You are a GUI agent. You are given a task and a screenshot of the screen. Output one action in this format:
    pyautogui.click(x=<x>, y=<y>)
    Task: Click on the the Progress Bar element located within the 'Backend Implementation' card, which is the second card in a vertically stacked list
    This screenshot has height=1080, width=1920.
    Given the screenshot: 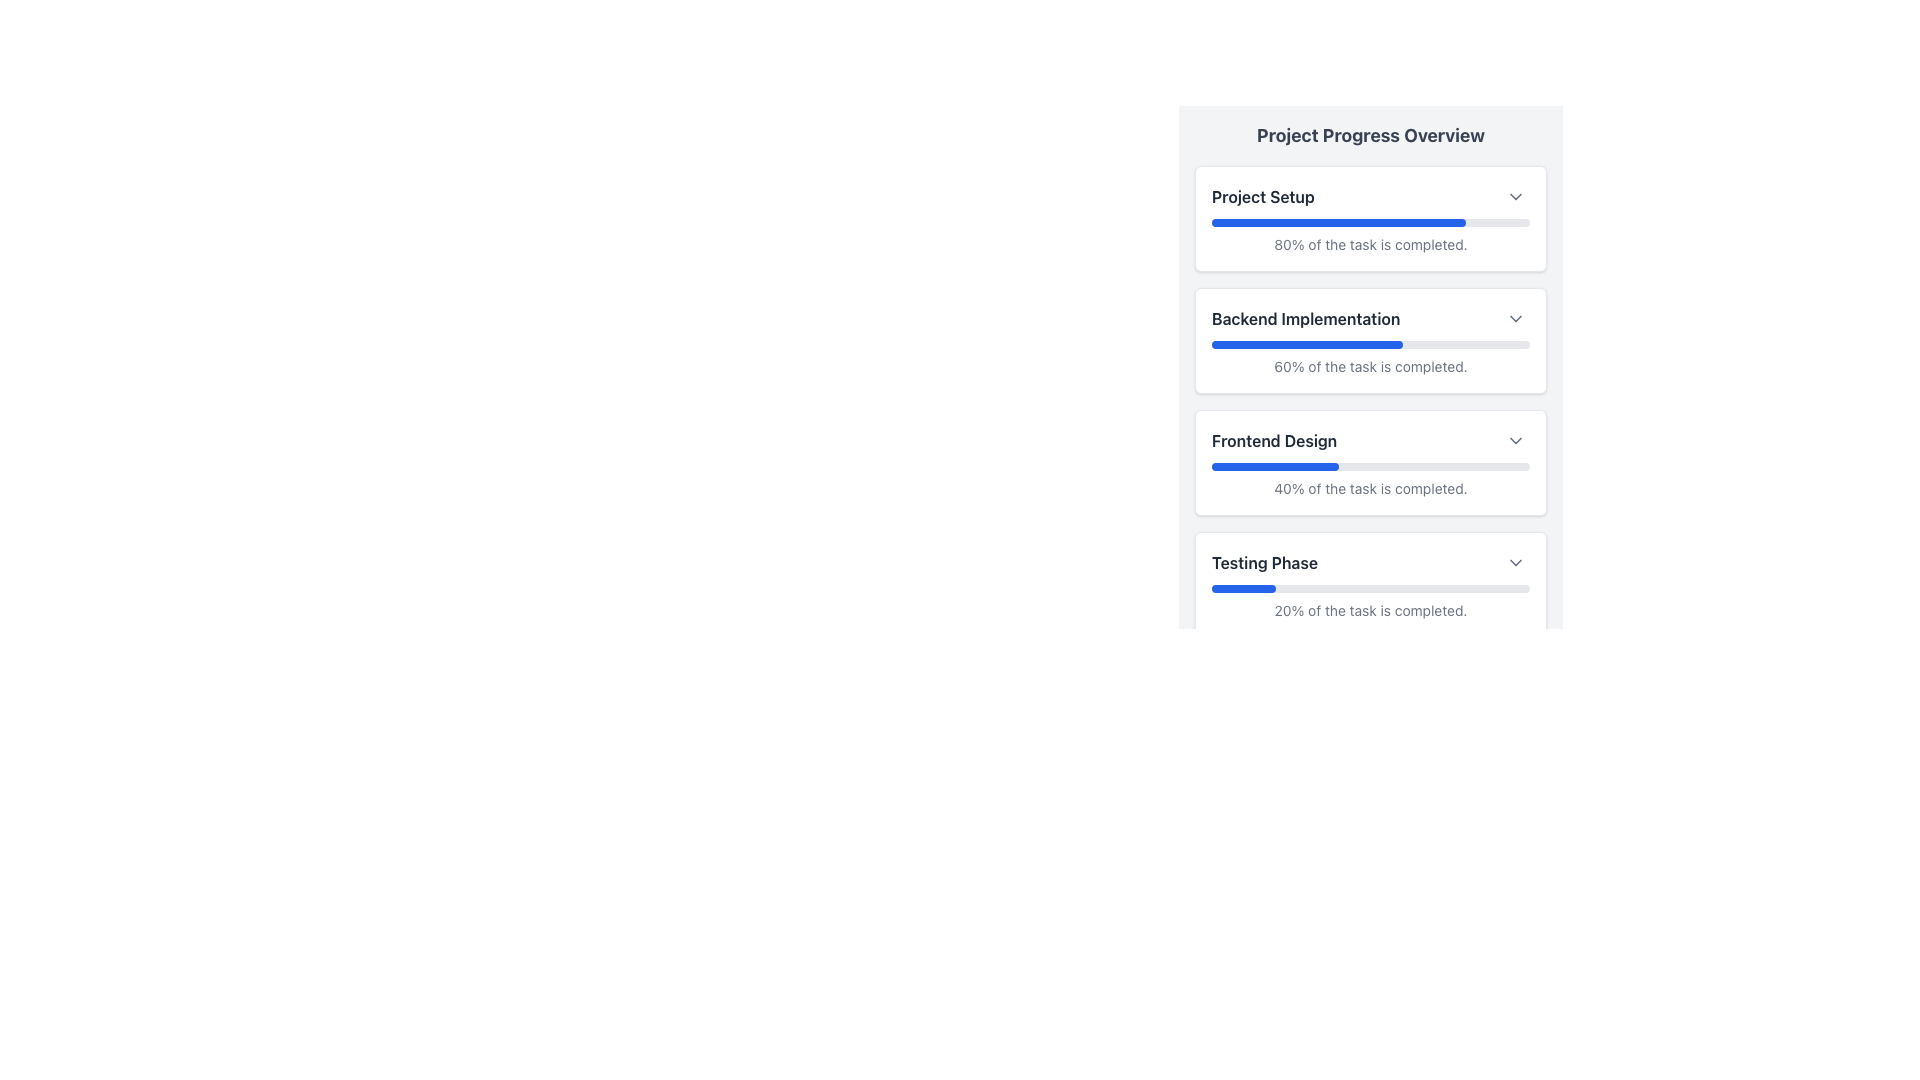 What is the action you would take?
    pyautogui.click(x=1370, y=343)
    